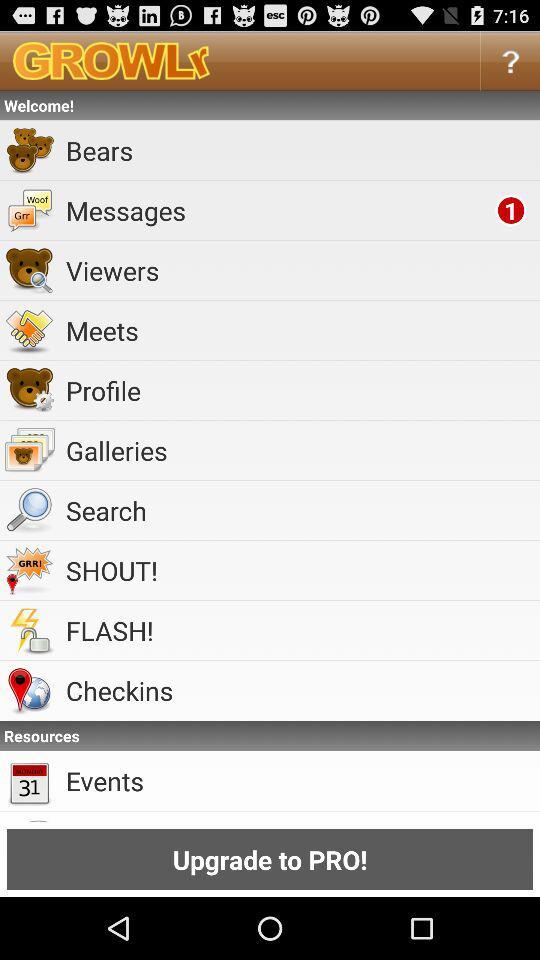  What do you see at coordinates (298, 269) in the screenshot?
I see `item below the messages item` at bounding box center [298, 269].